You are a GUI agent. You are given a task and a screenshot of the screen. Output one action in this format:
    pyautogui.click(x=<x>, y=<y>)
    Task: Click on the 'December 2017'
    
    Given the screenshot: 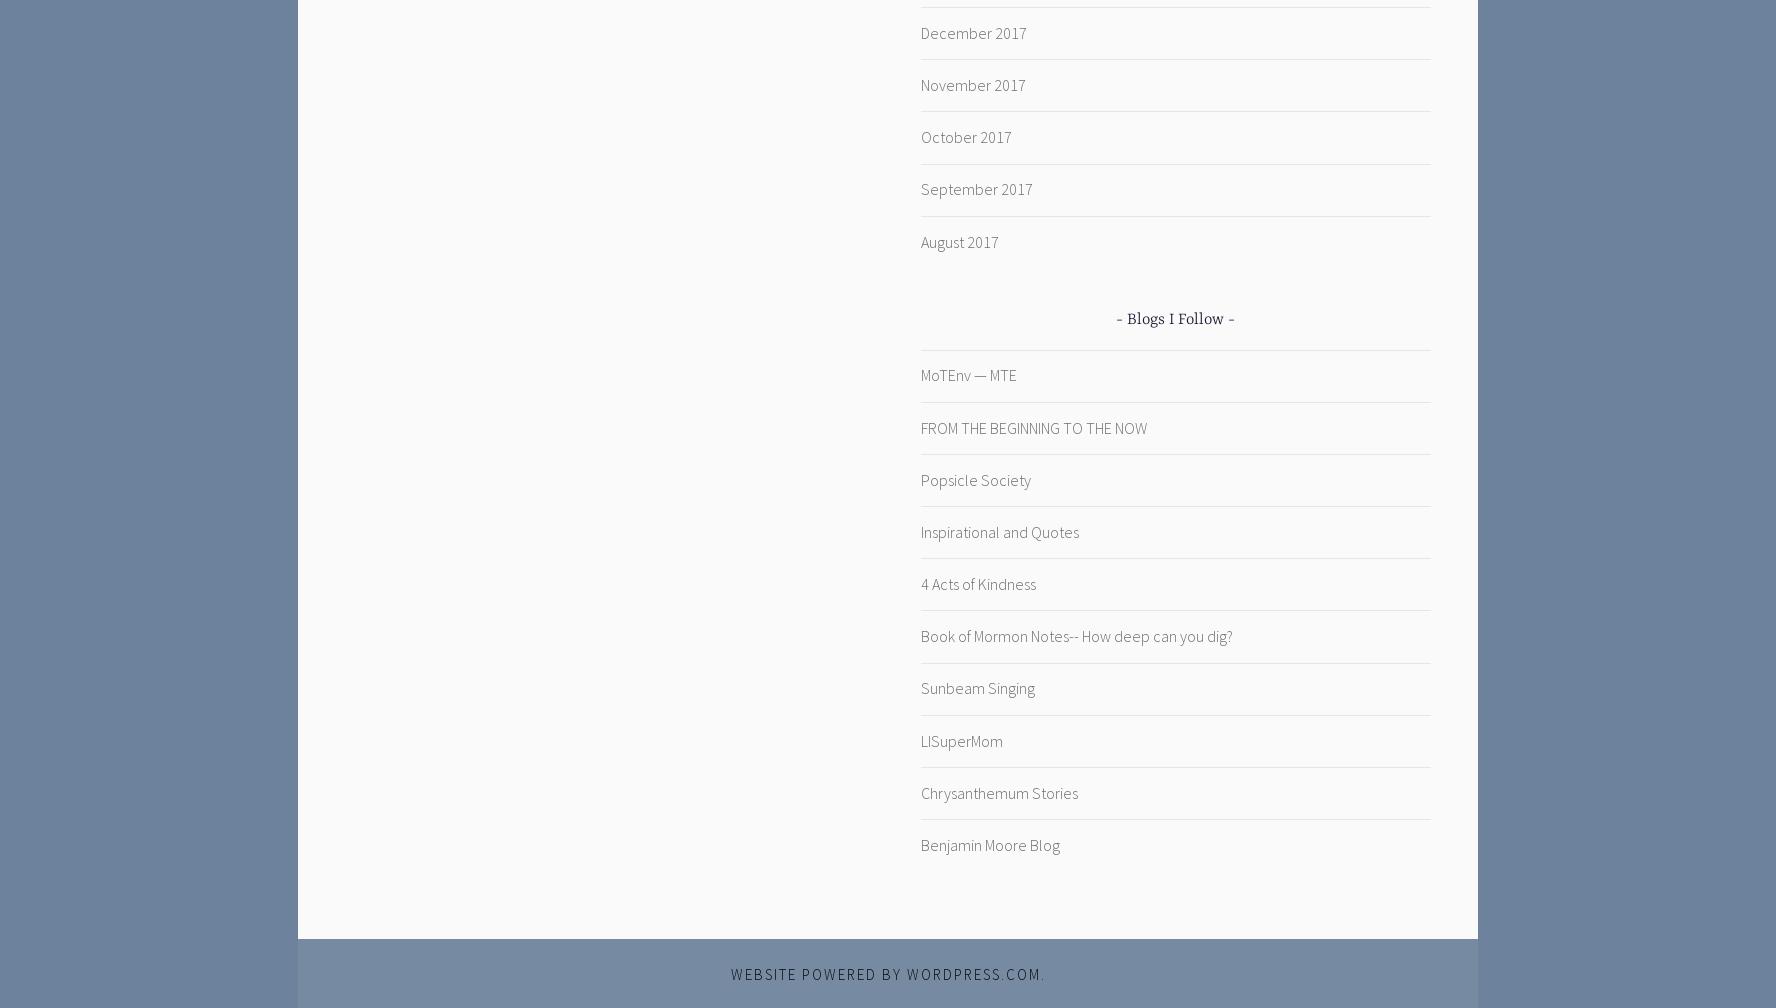 What is the action you would take?
    pyautogui.click(x=973, y=31)
    